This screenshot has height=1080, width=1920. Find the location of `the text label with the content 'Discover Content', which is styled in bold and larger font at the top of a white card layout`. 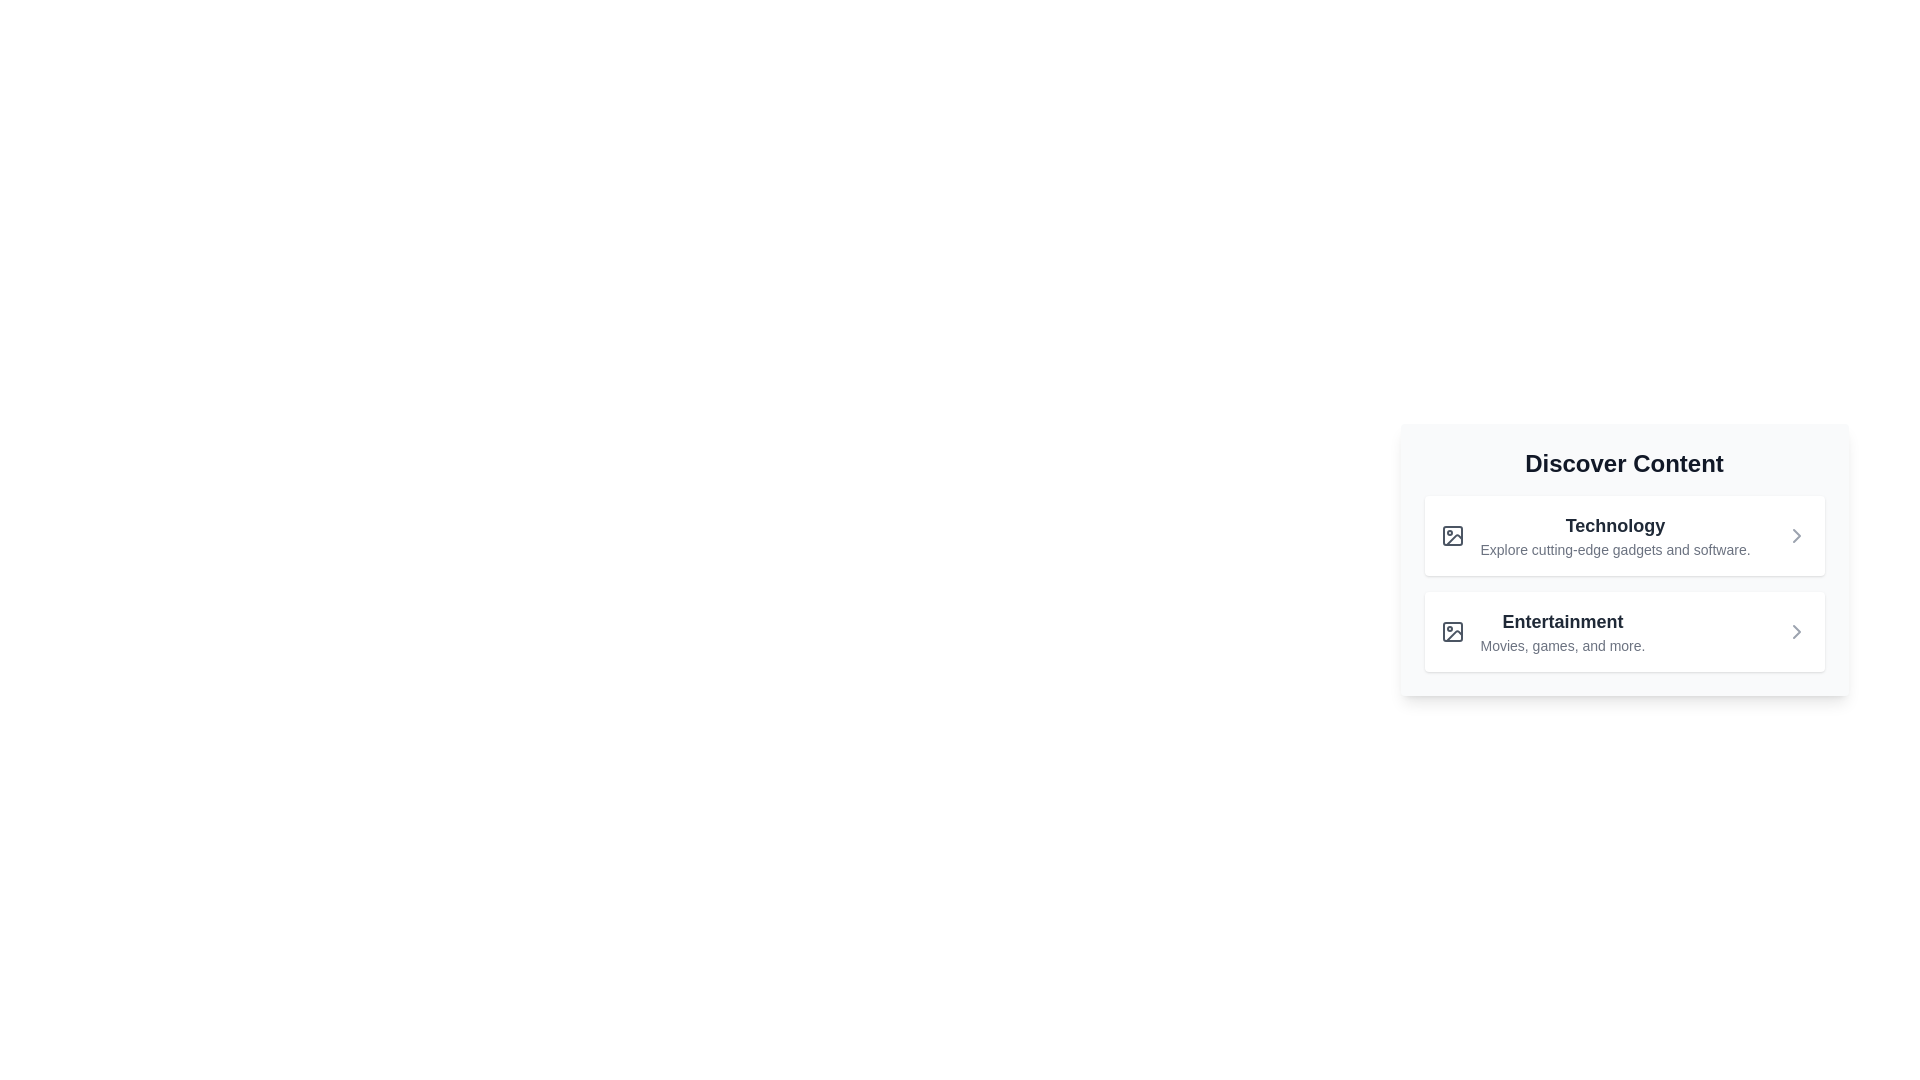

the text label with the content 'Discover Content', which is styled in bold and larger font at the top of a white card layout is located at coordinates (1624, 463).